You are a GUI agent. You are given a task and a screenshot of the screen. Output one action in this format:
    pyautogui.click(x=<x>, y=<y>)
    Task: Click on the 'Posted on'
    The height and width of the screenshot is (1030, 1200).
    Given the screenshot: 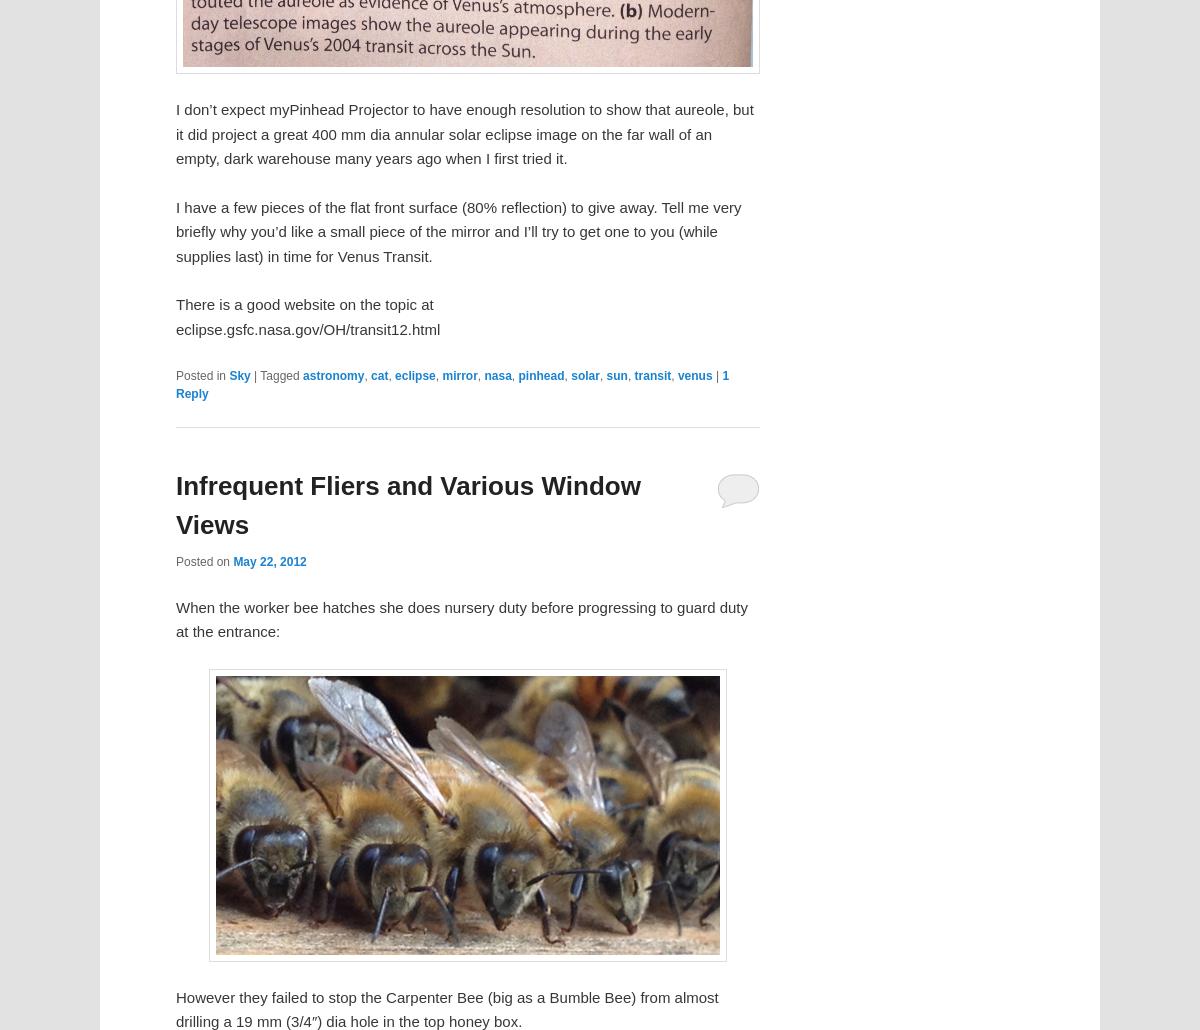 What is the action you would take?
    pyautogui.click(x=203, y=561)
    